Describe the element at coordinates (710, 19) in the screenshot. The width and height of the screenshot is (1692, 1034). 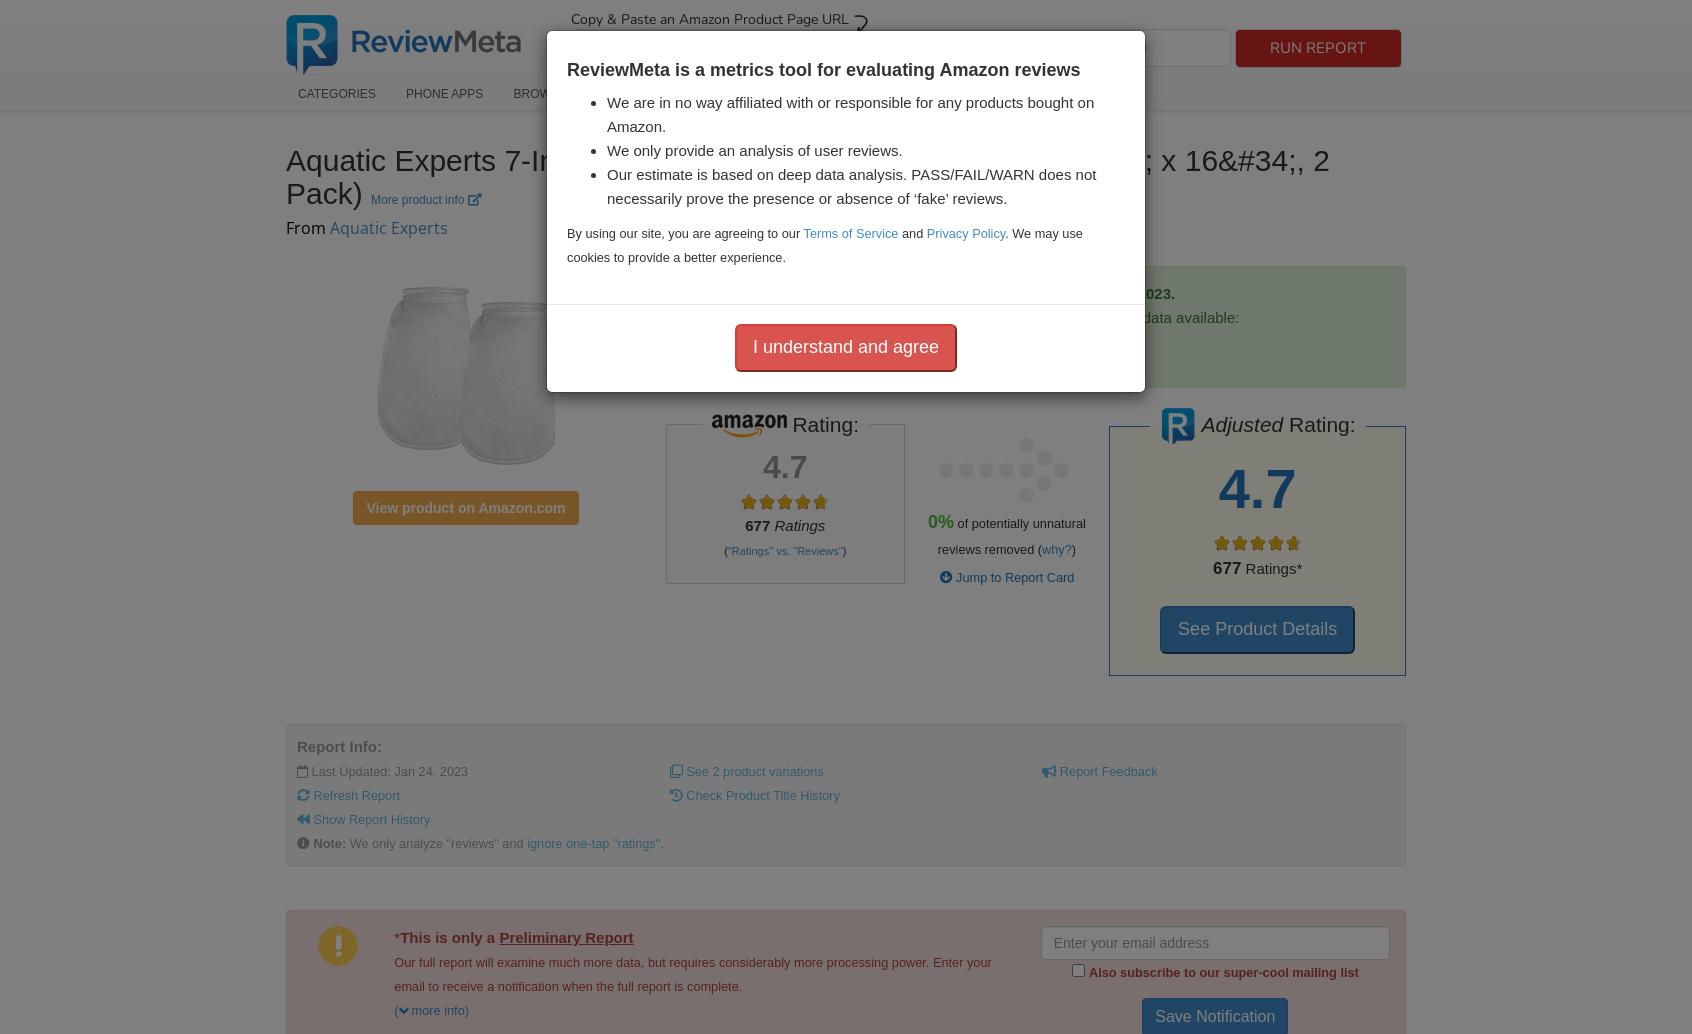
I see `'Copy & Paste an Amazon Product Page URL'` at that location.